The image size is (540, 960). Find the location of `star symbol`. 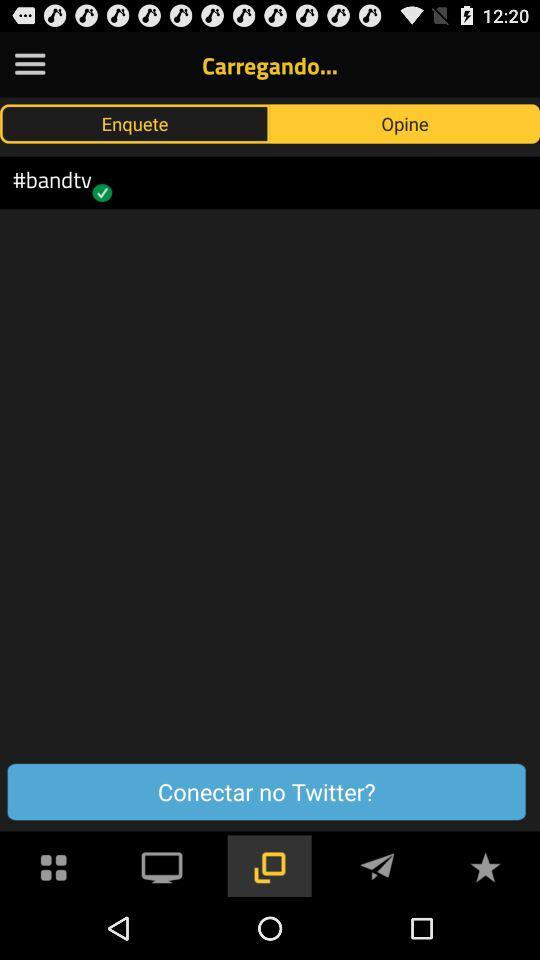

star symbol is located at coordinates (484, 864).